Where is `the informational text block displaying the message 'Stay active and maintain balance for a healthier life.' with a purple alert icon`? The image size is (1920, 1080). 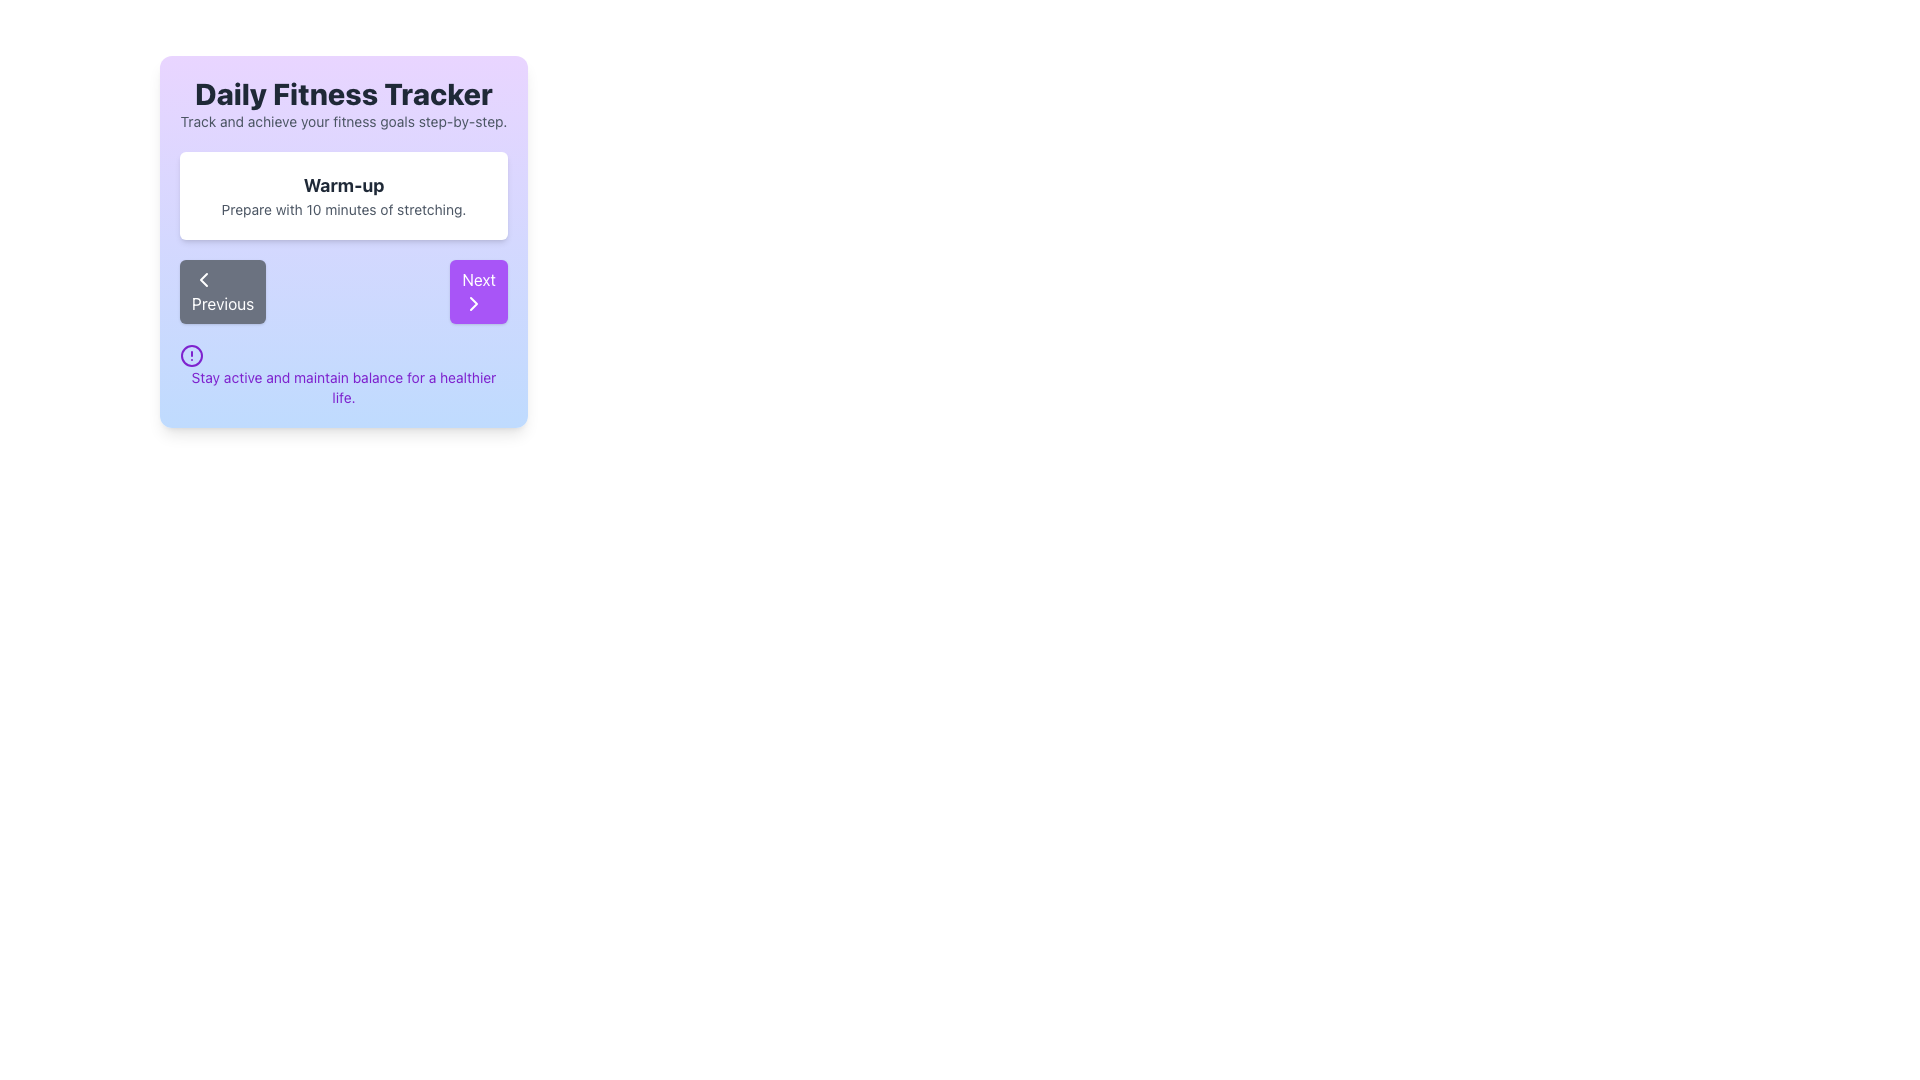
the informational text block displaying the message 'Stay active and maintain balance for a healthier life.' with a purple alert icon is located at coordinates (344, 375).